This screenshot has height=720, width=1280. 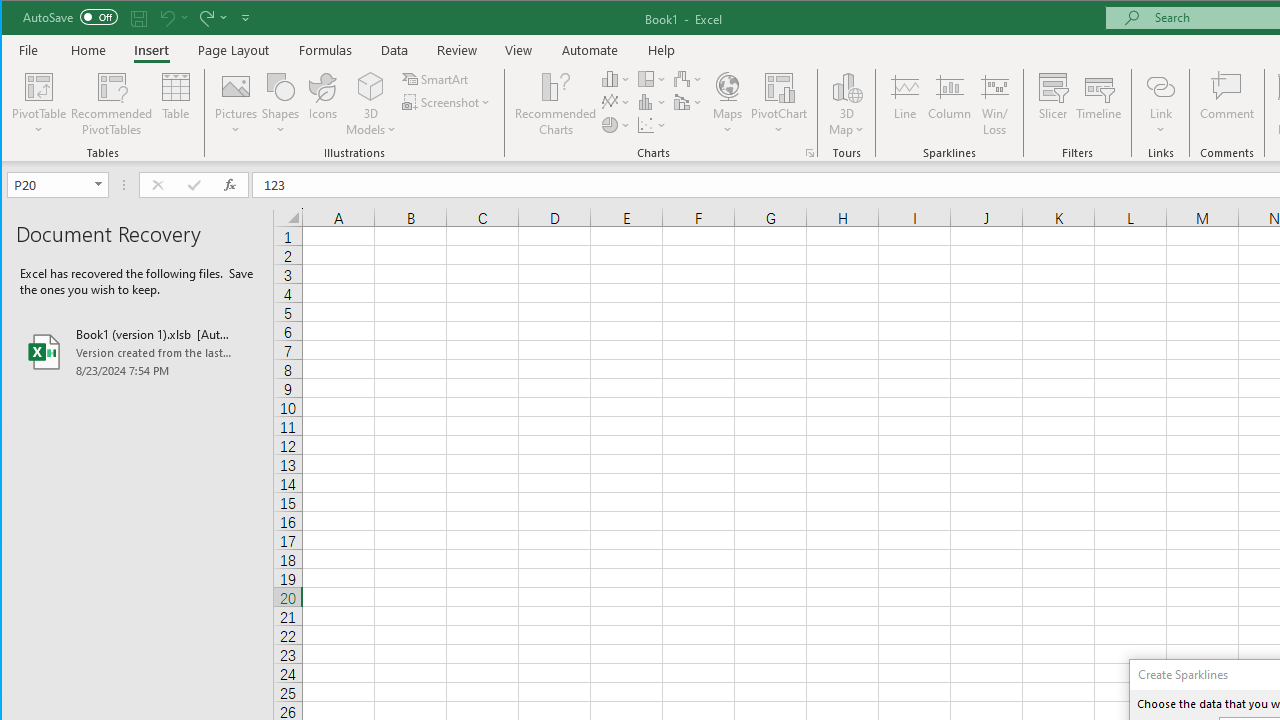 I want to click on 'SmartArt...', so click(x=436, y=78).